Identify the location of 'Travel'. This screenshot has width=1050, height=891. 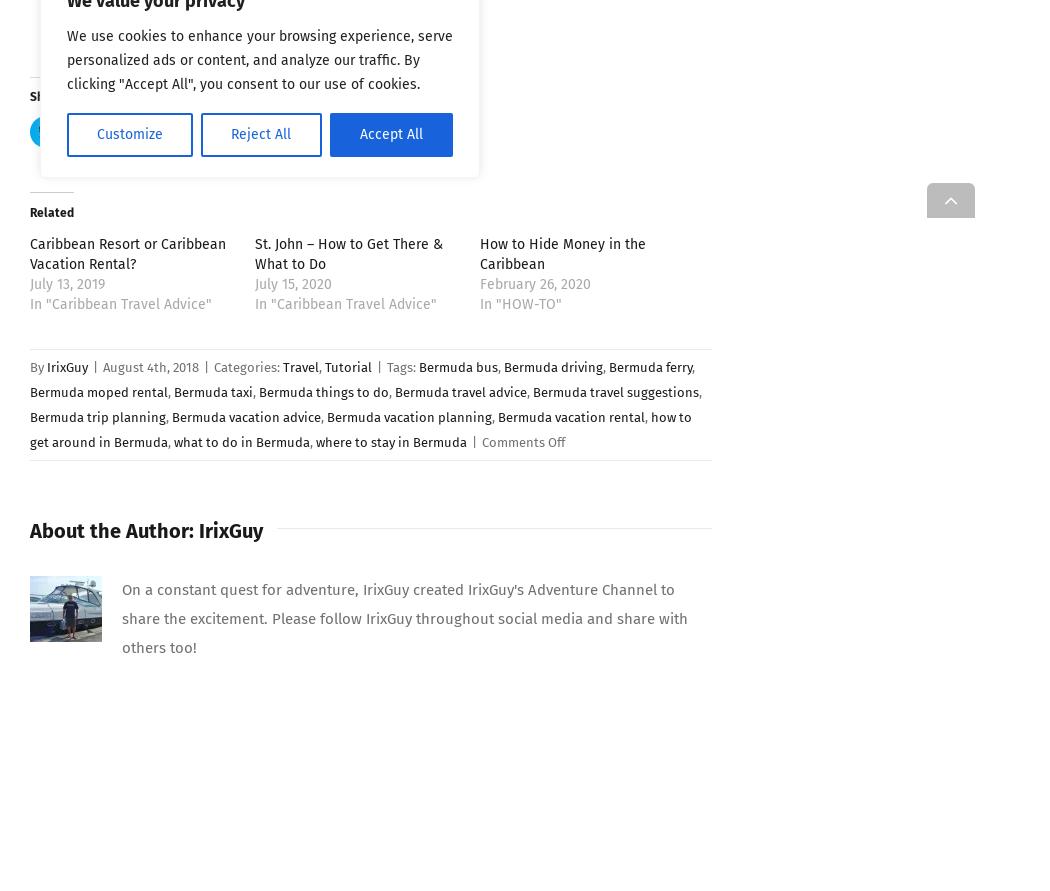
(281, 366).